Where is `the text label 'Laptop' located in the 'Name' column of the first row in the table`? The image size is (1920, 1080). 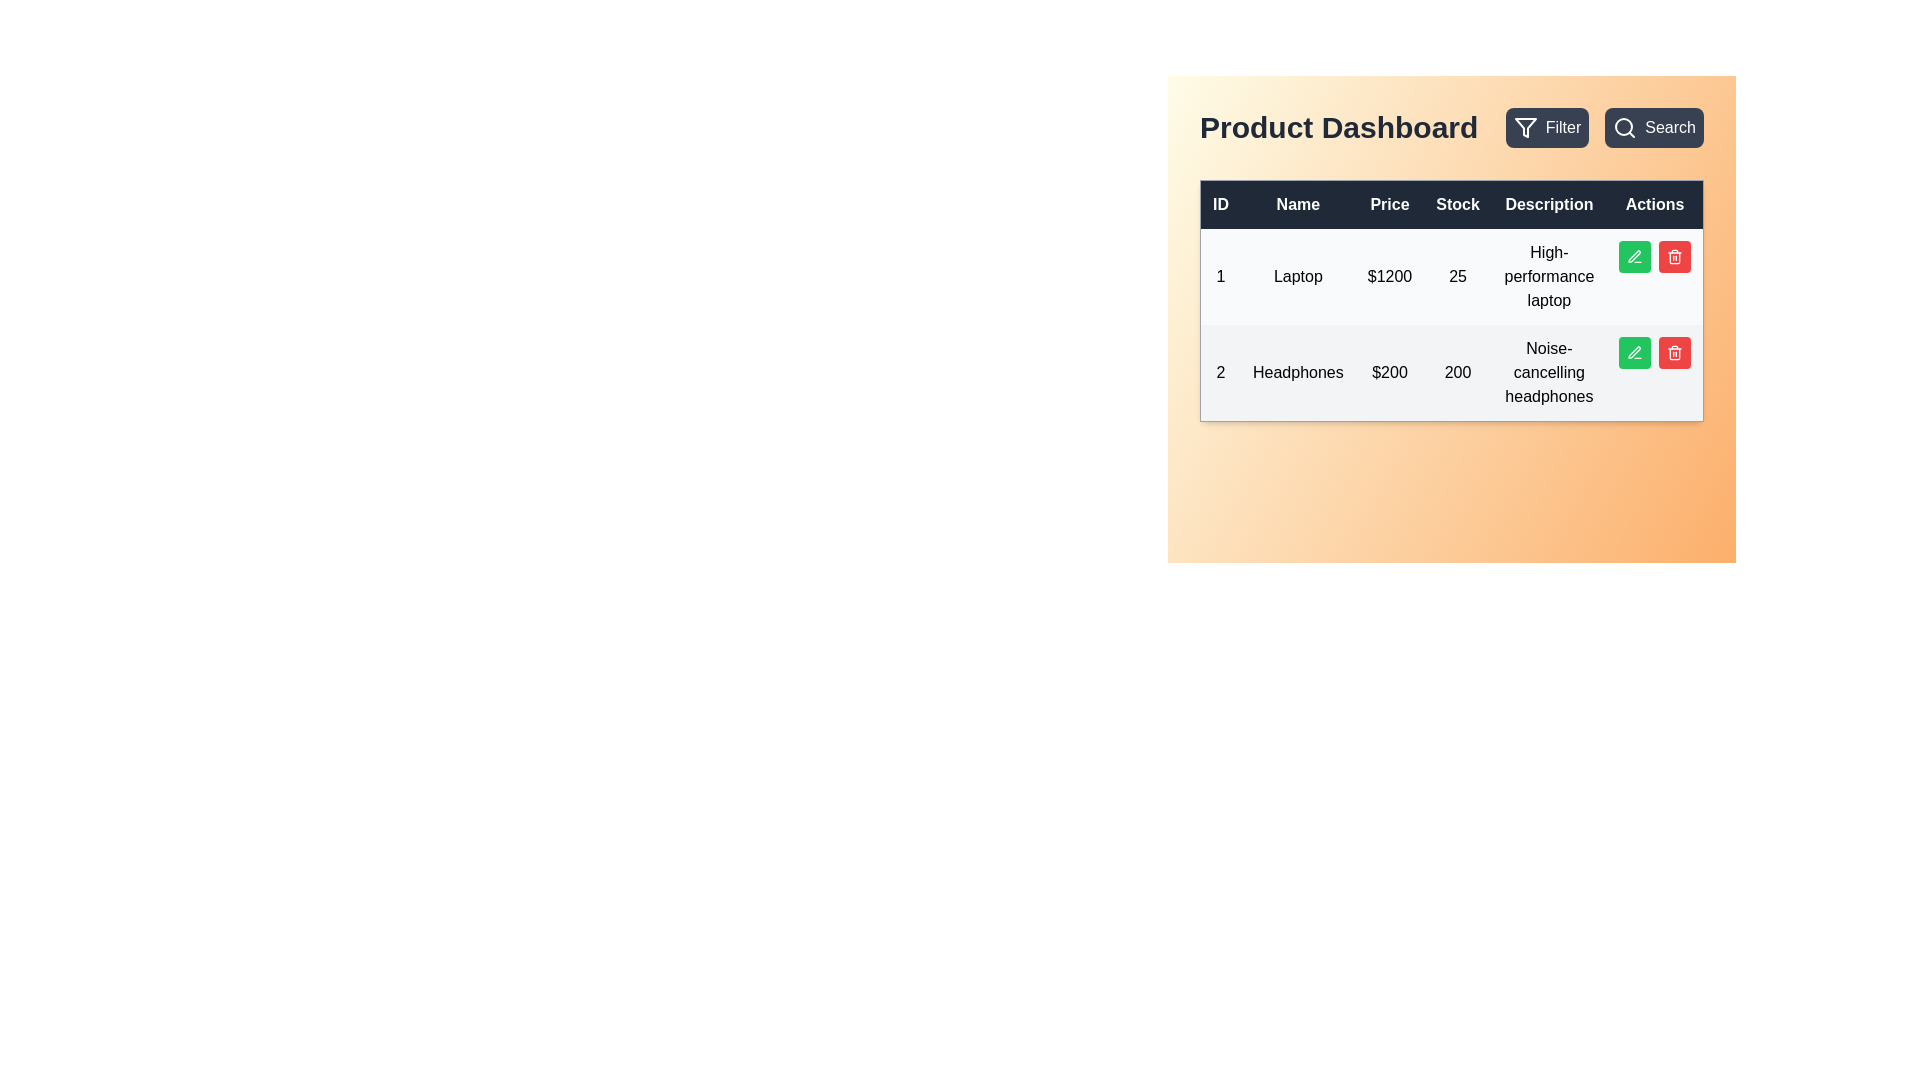
the text label 'Laptop' located in the 'Name' column of the first row in the table is located at coordinates (1298, 277).